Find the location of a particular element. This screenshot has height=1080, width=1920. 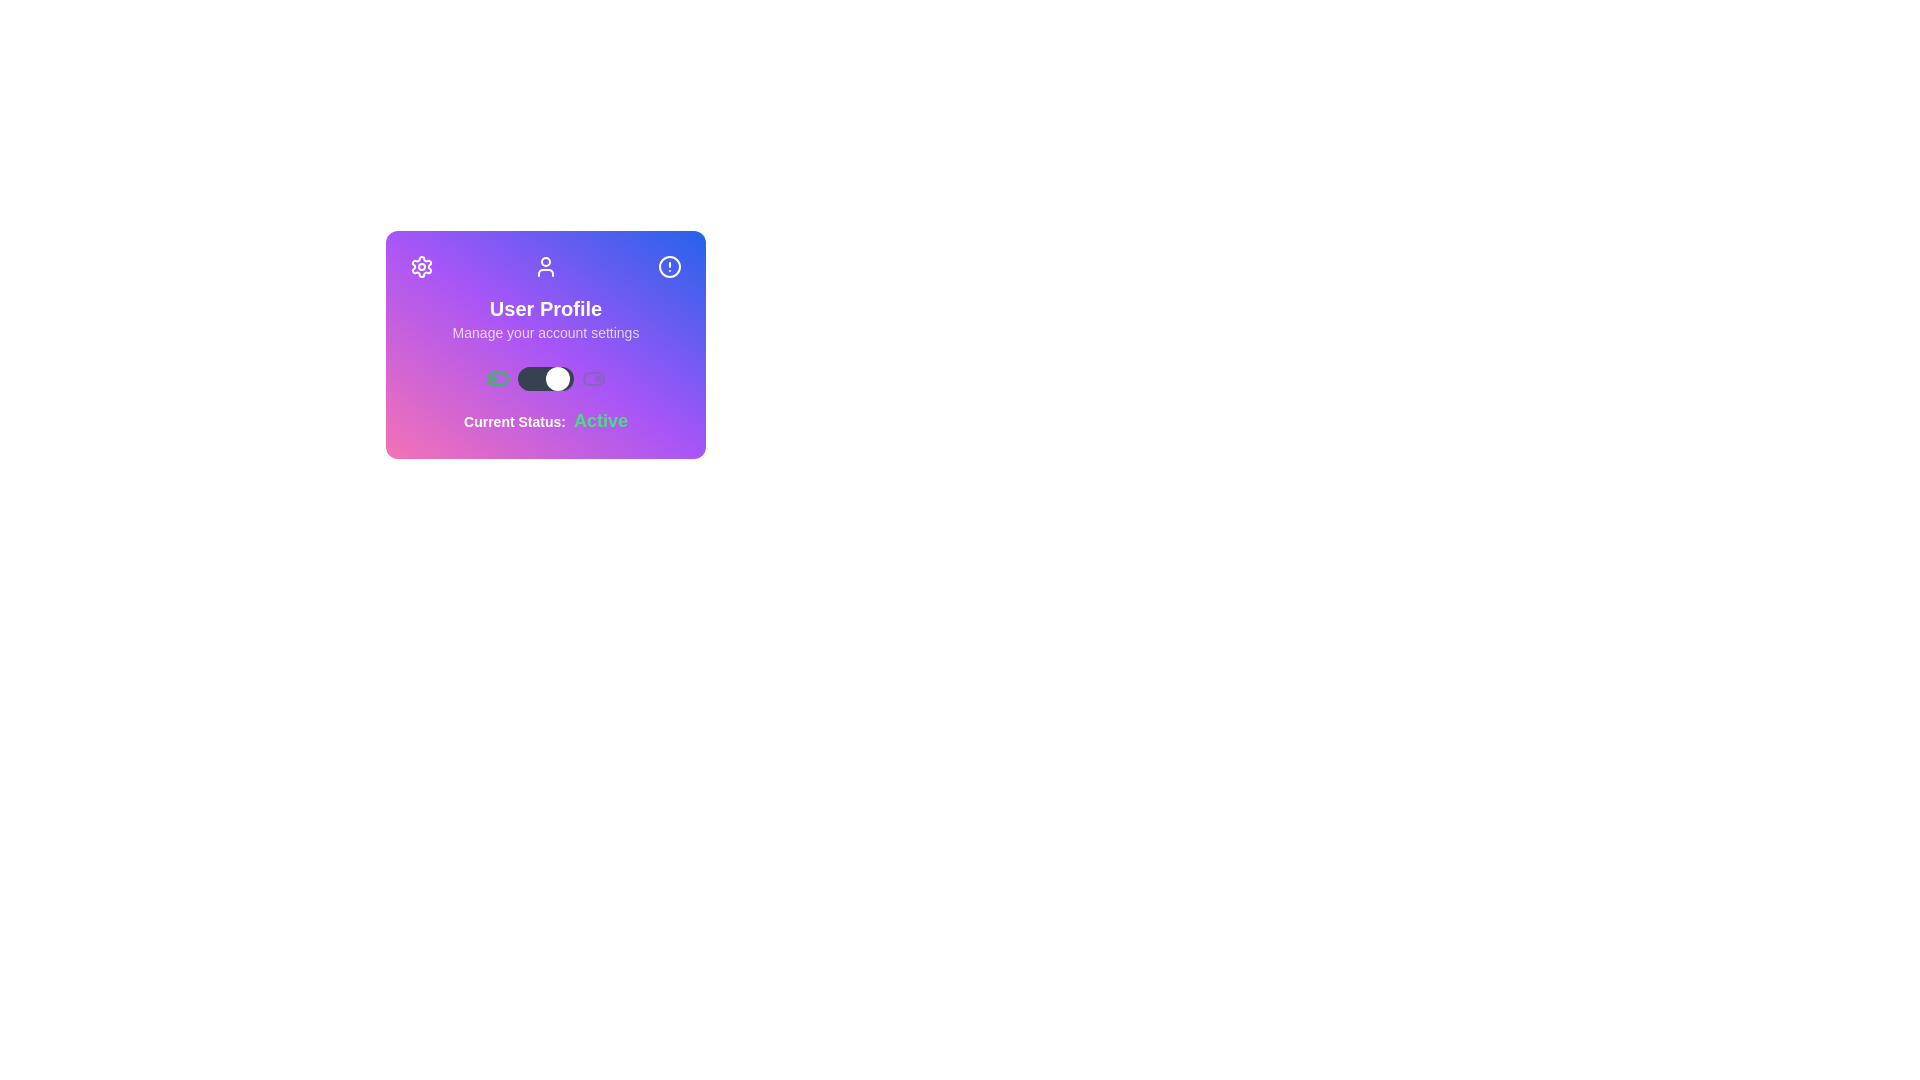

the bold text label 'User Profile' which is prominently displayed at the top of the text-centered block is located at coordinates (546, 308).